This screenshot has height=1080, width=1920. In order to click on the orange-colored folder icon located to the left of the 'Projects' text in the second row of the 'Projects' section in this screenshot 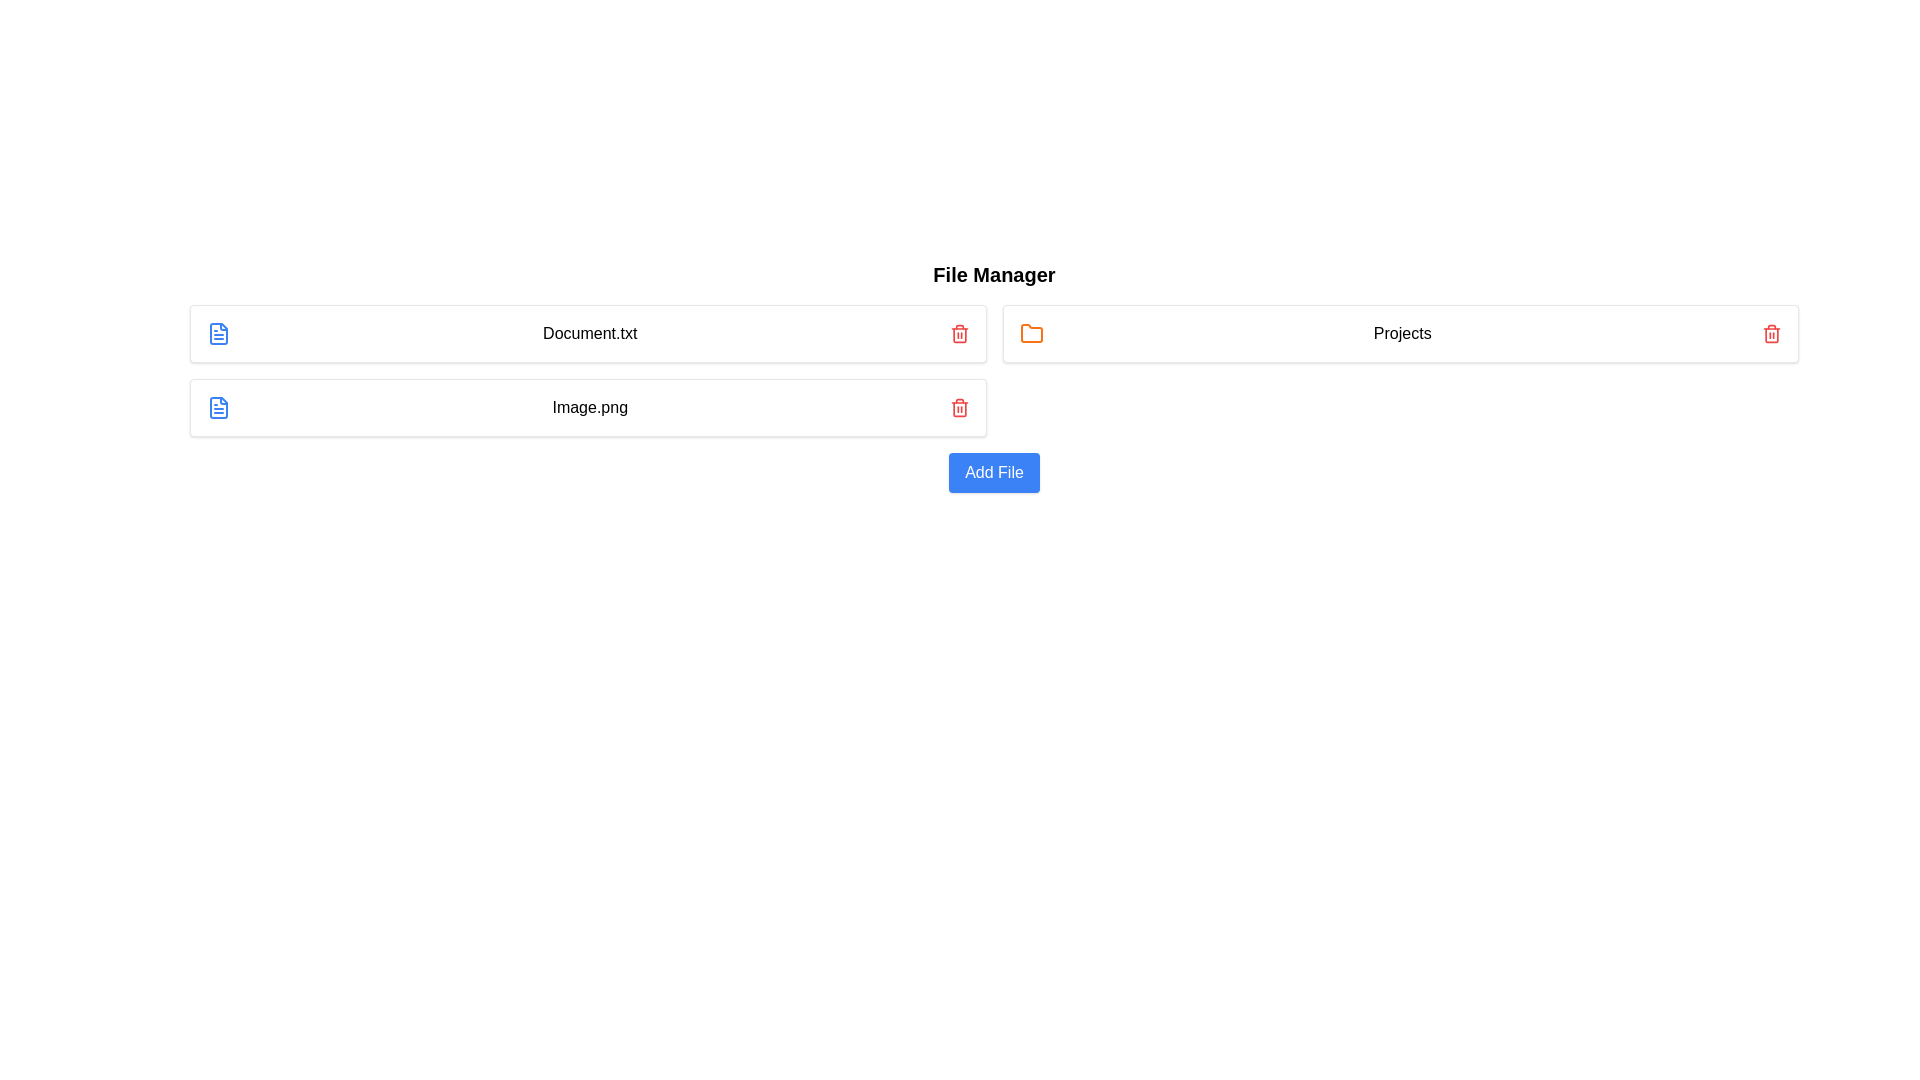, I will do `click(1031, 333)`.